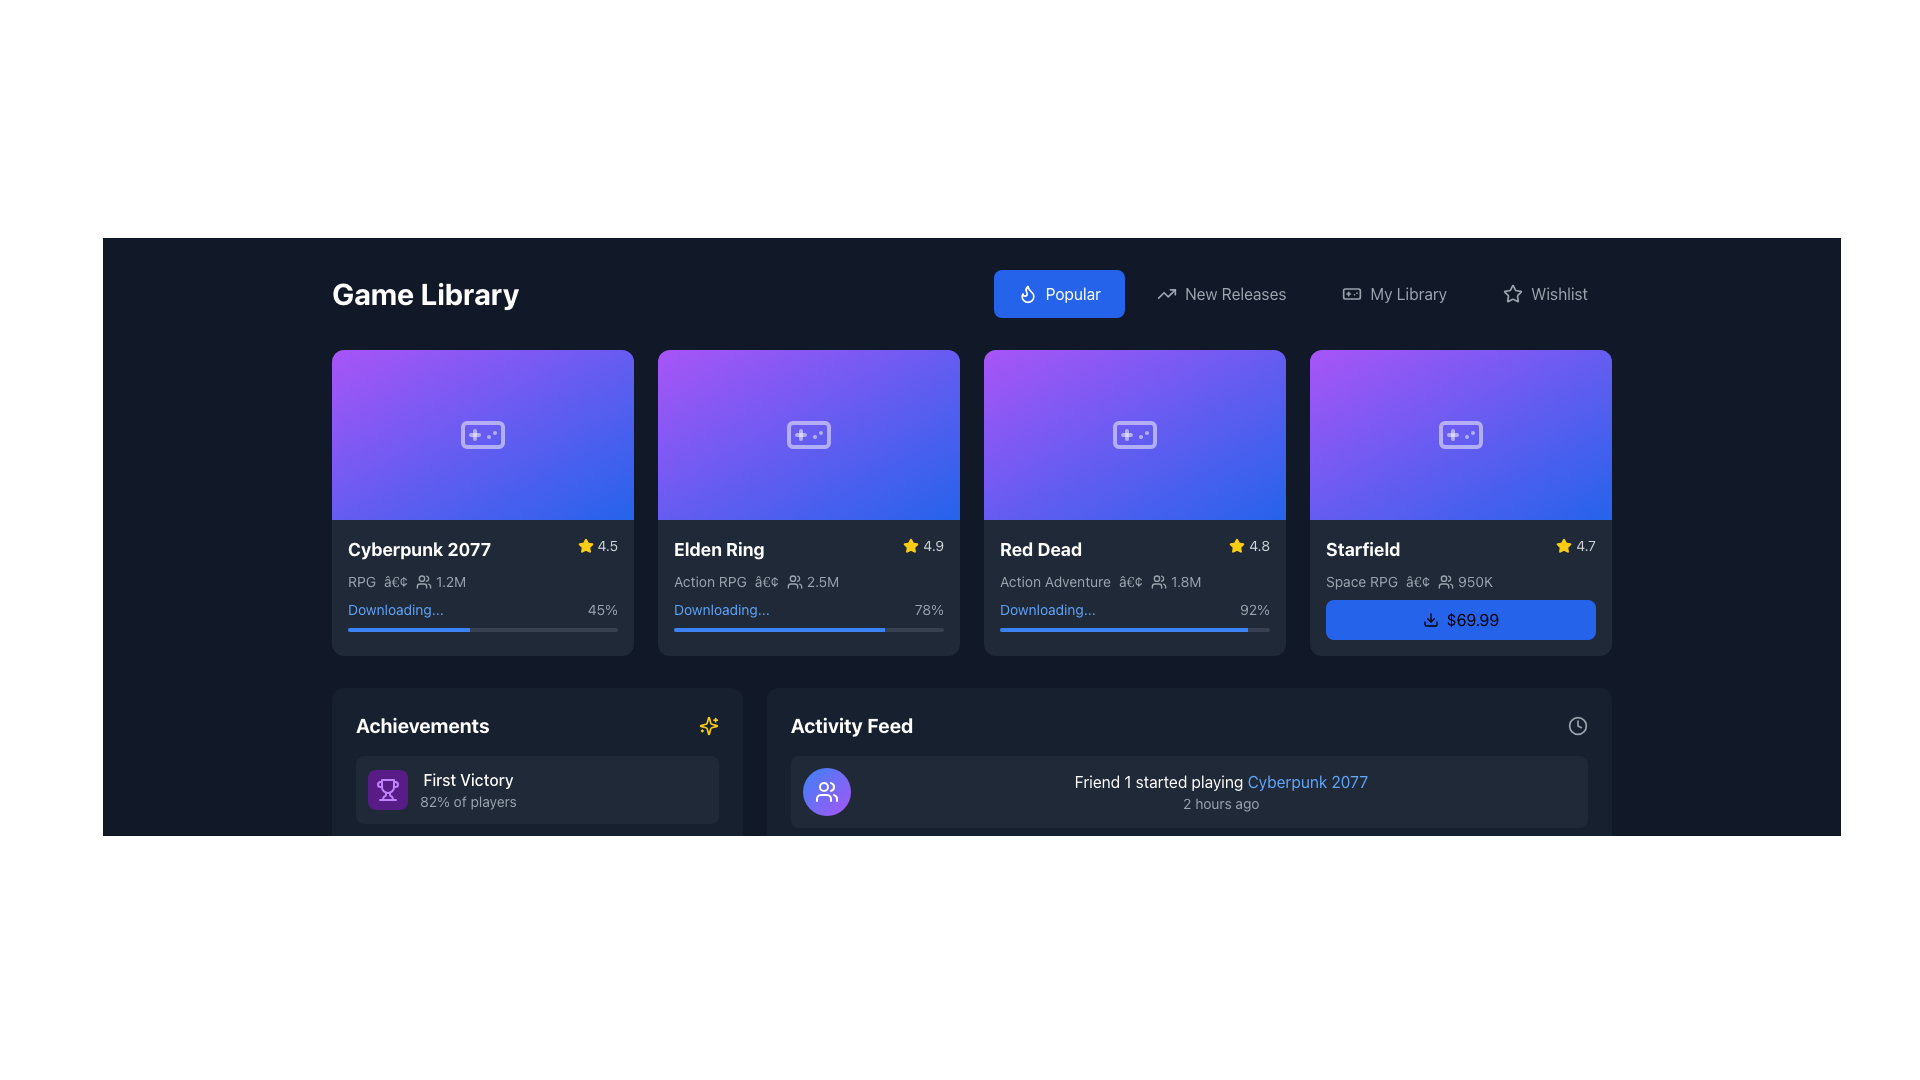  I want to click on the progress status of the download indicator for the 'Elden Ring' game, which is located in the lower-middle part of the game card, below the game title, so click(809, 613).